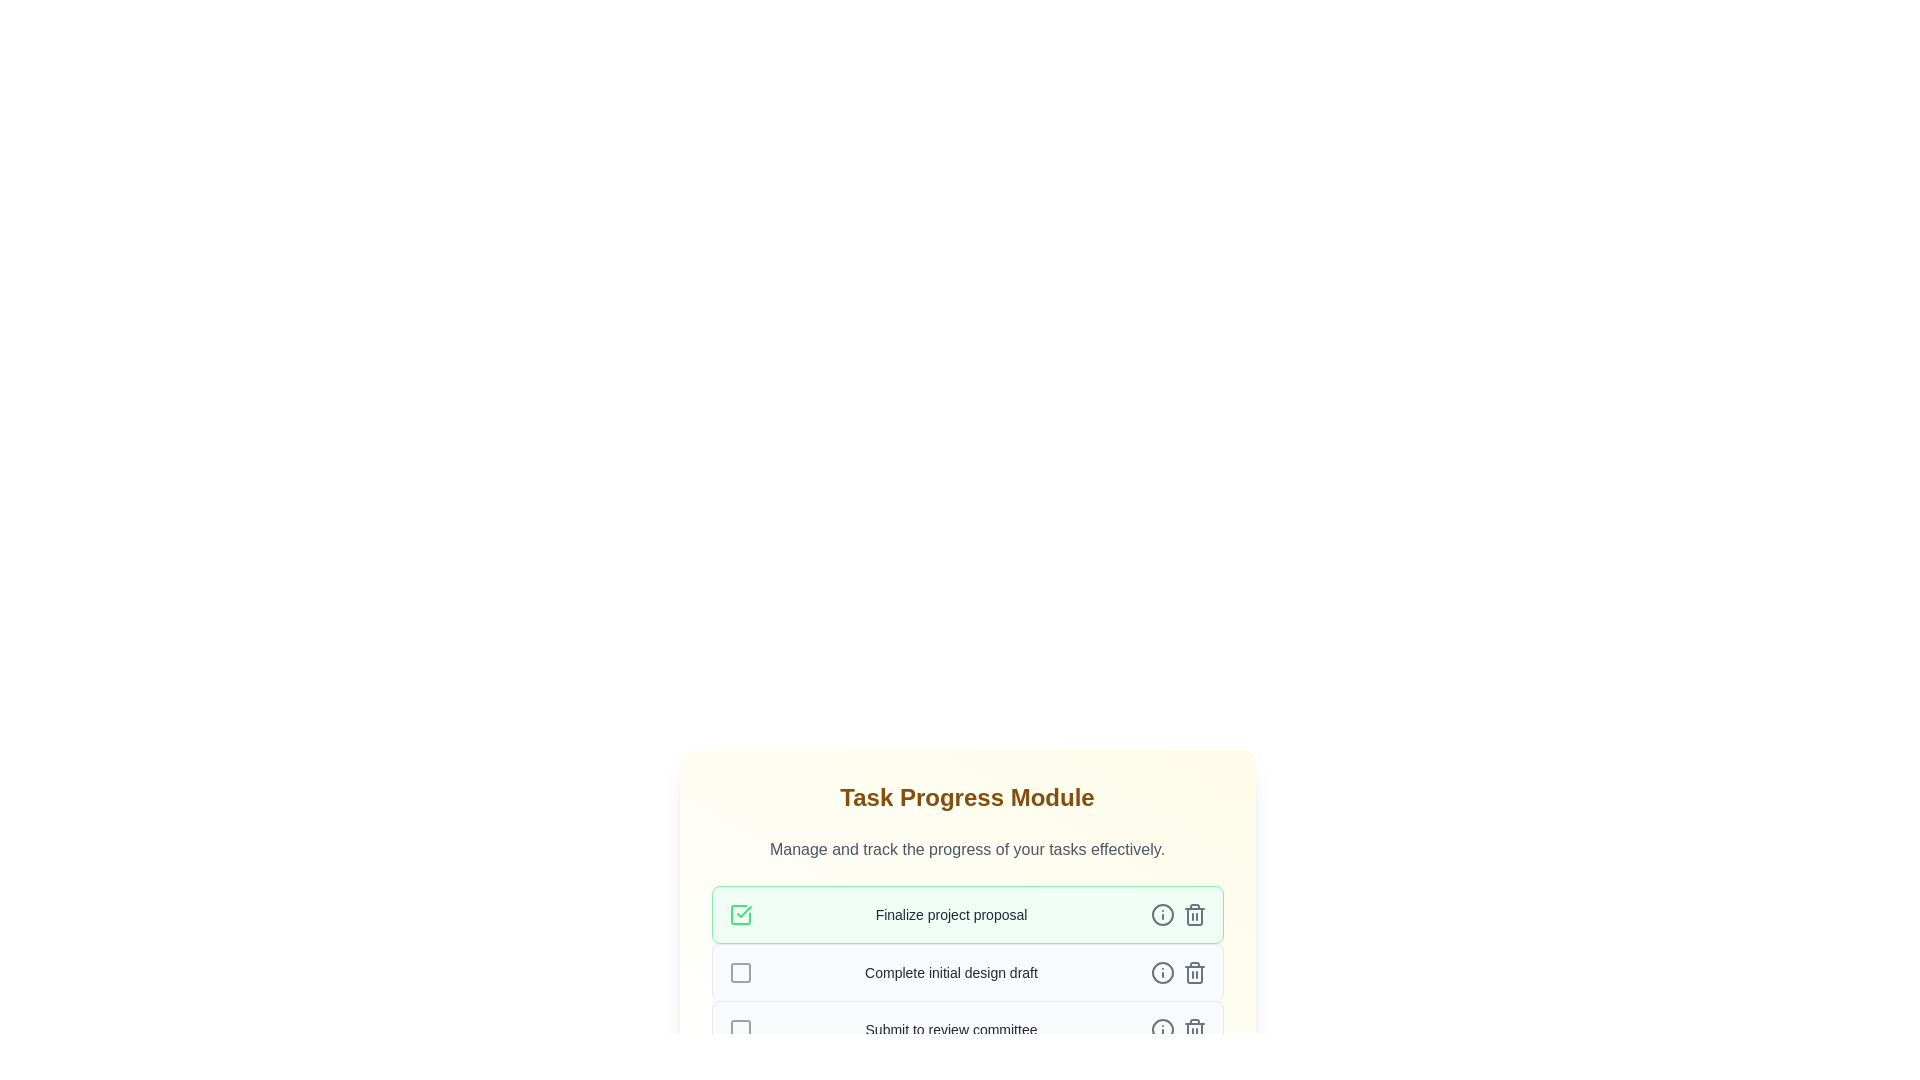 This screenshot has height=1080, width=1920. I want to click on the delete button, so click(1194, 914).